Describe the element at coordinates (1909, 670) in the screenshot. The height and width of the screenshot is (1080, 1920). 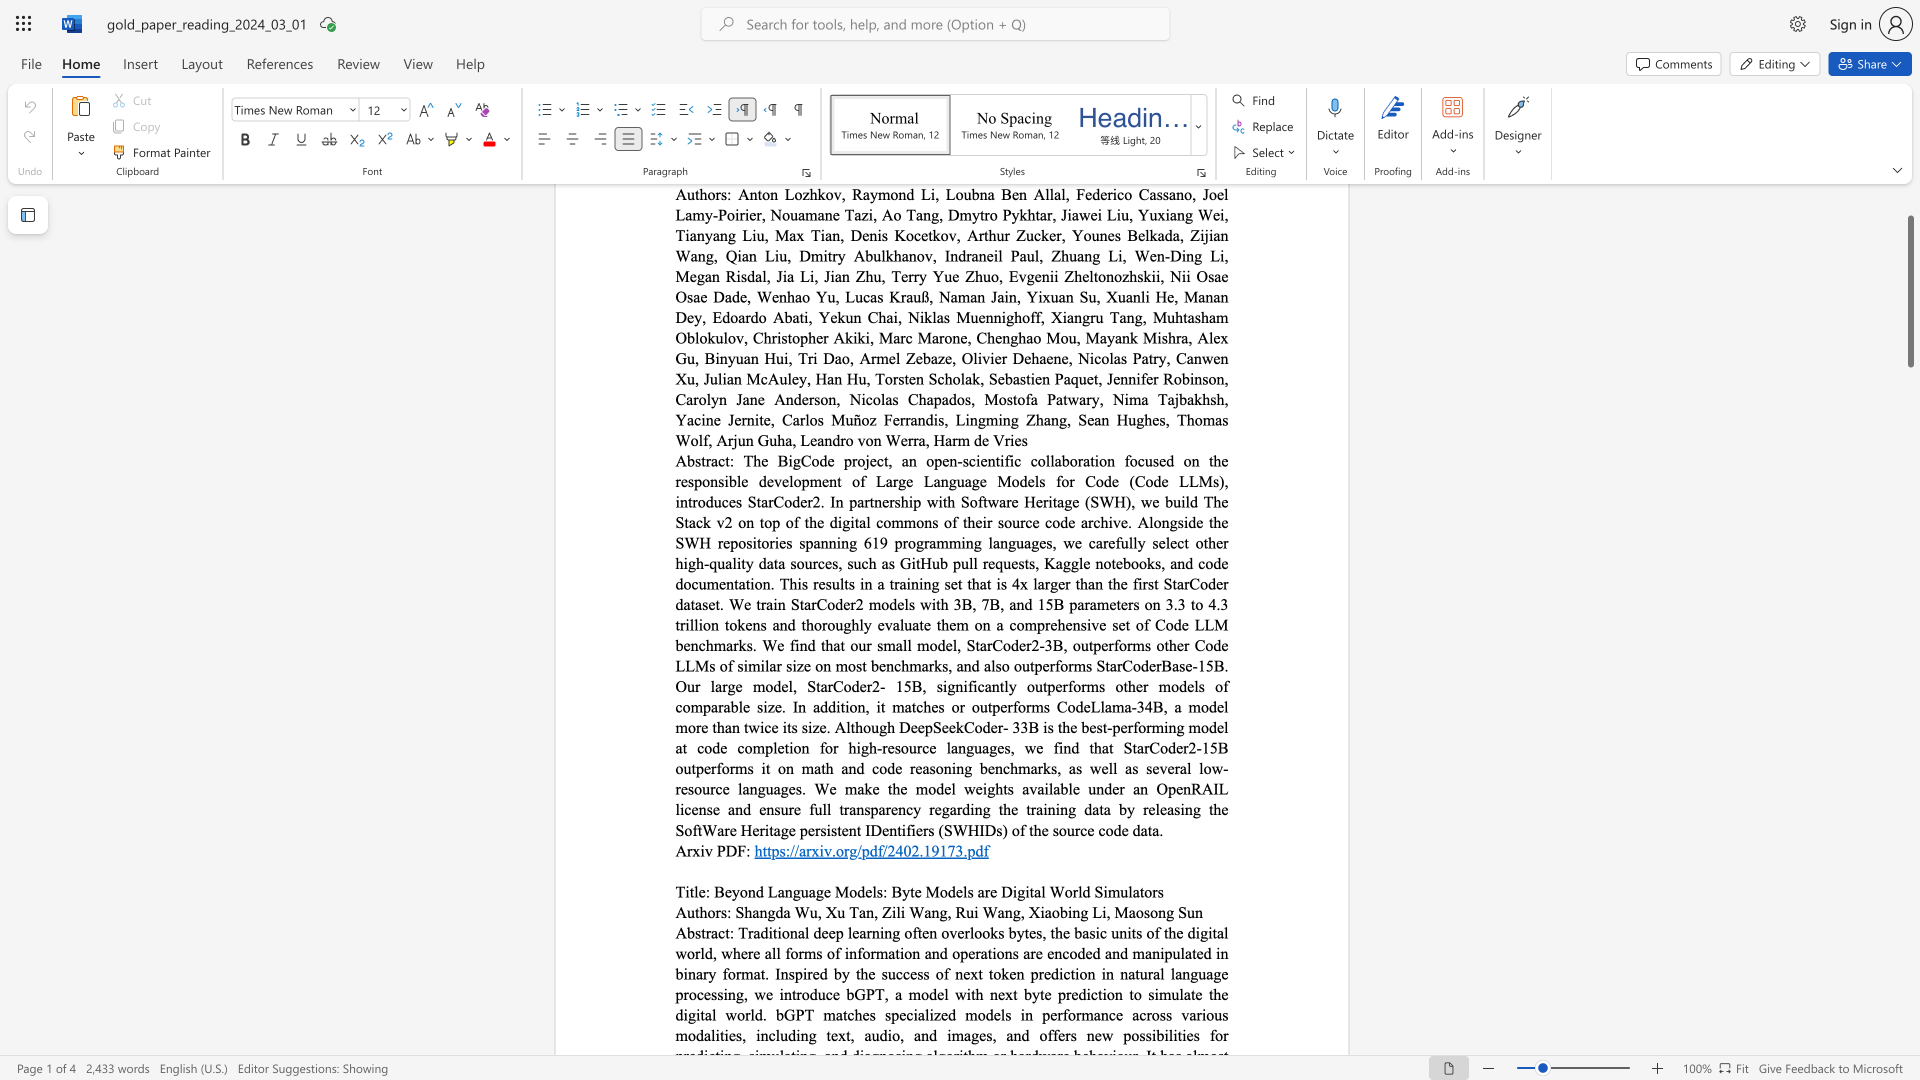
I see `the scrollbar to move the page downward` at that location.